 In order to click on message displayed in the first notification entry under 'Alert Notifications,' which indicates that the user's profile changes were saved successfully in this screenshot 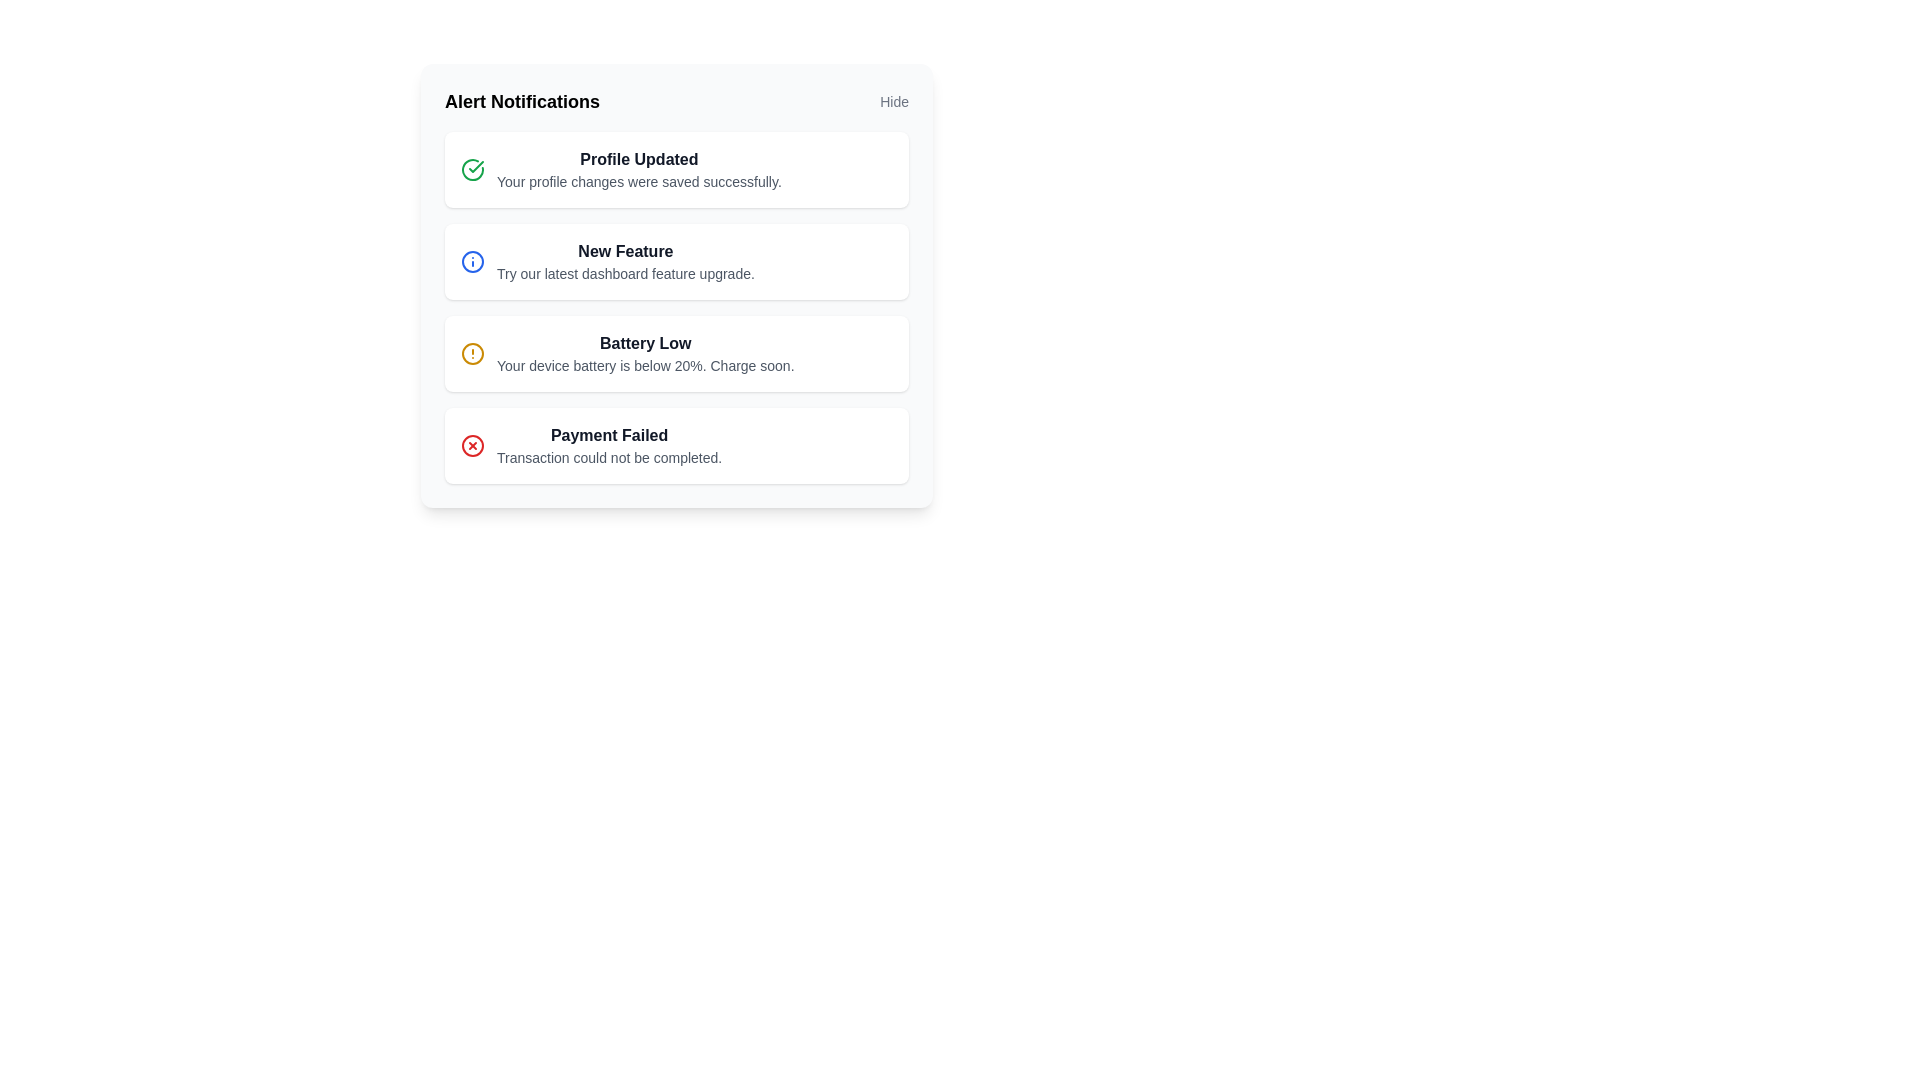, I will do `click(638, 168)`.